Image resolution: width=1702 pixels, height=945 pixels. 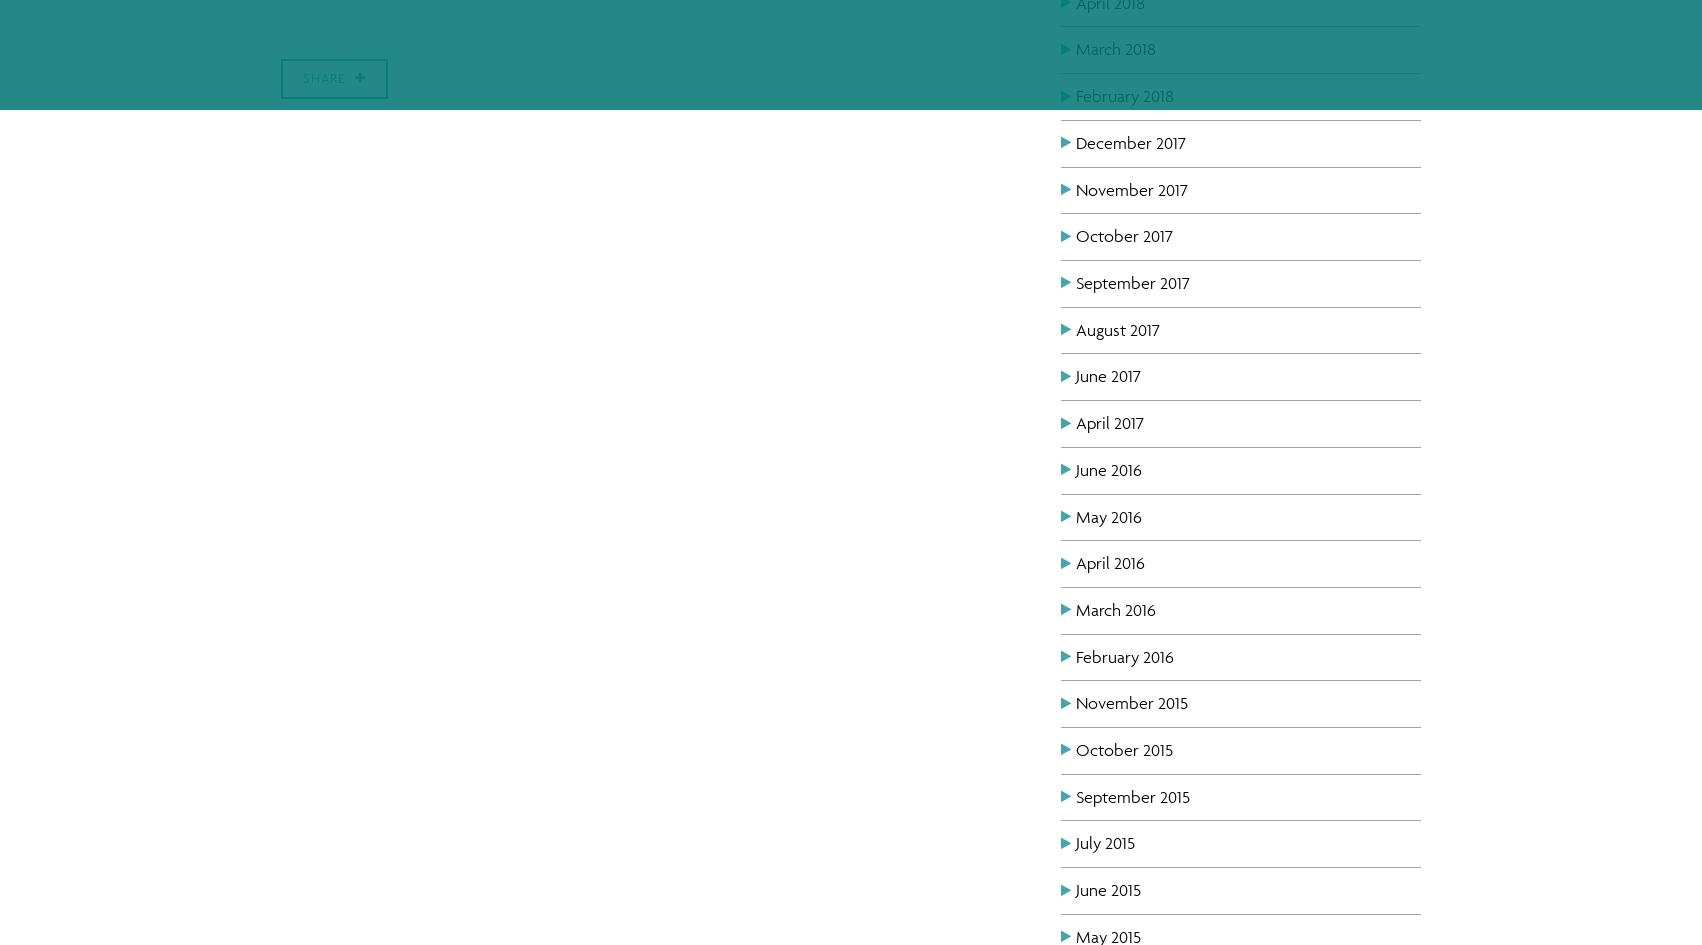 I want to click on 'November 2015', so click(x=1131, y=702).